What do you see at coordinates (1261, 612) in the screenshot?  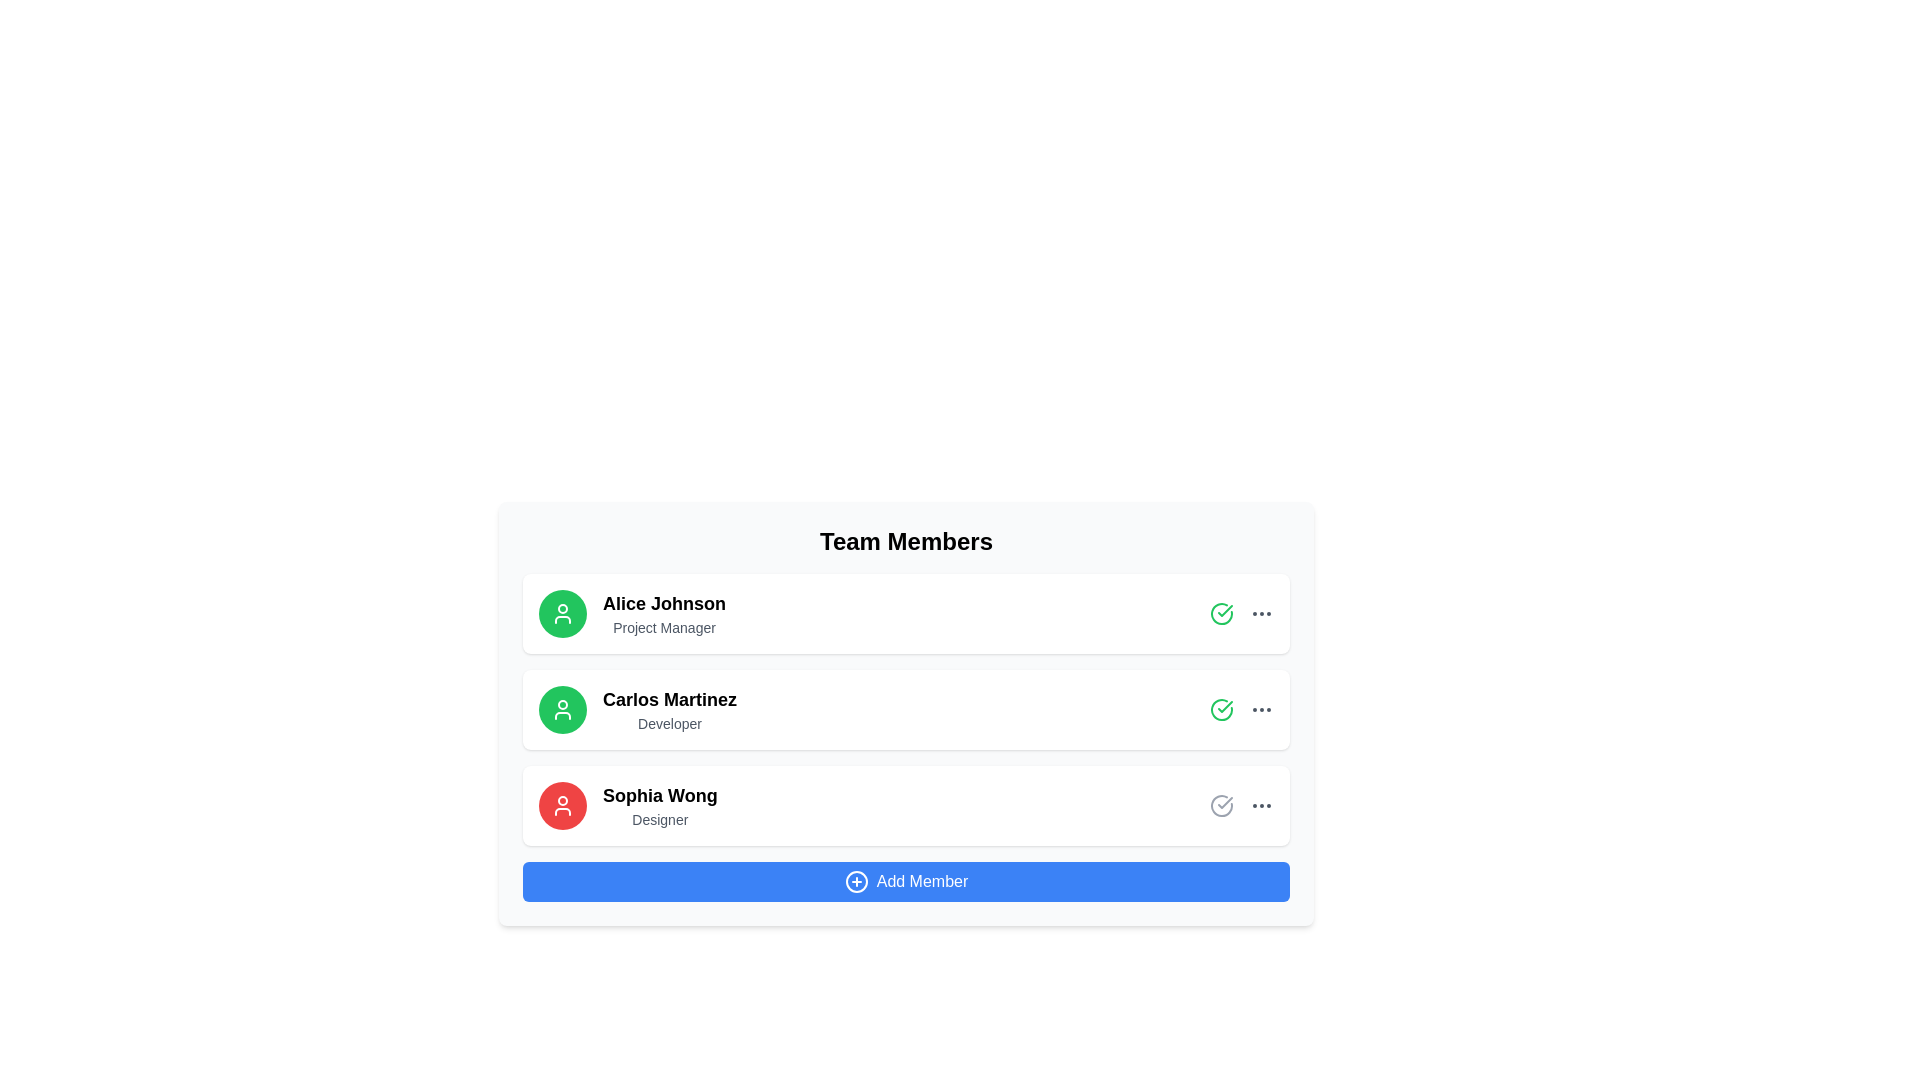 I see `the ellipsis button located on the right-hand side of 'Alice Johnson - Project Manager'` at bounding box center [1261, 612].